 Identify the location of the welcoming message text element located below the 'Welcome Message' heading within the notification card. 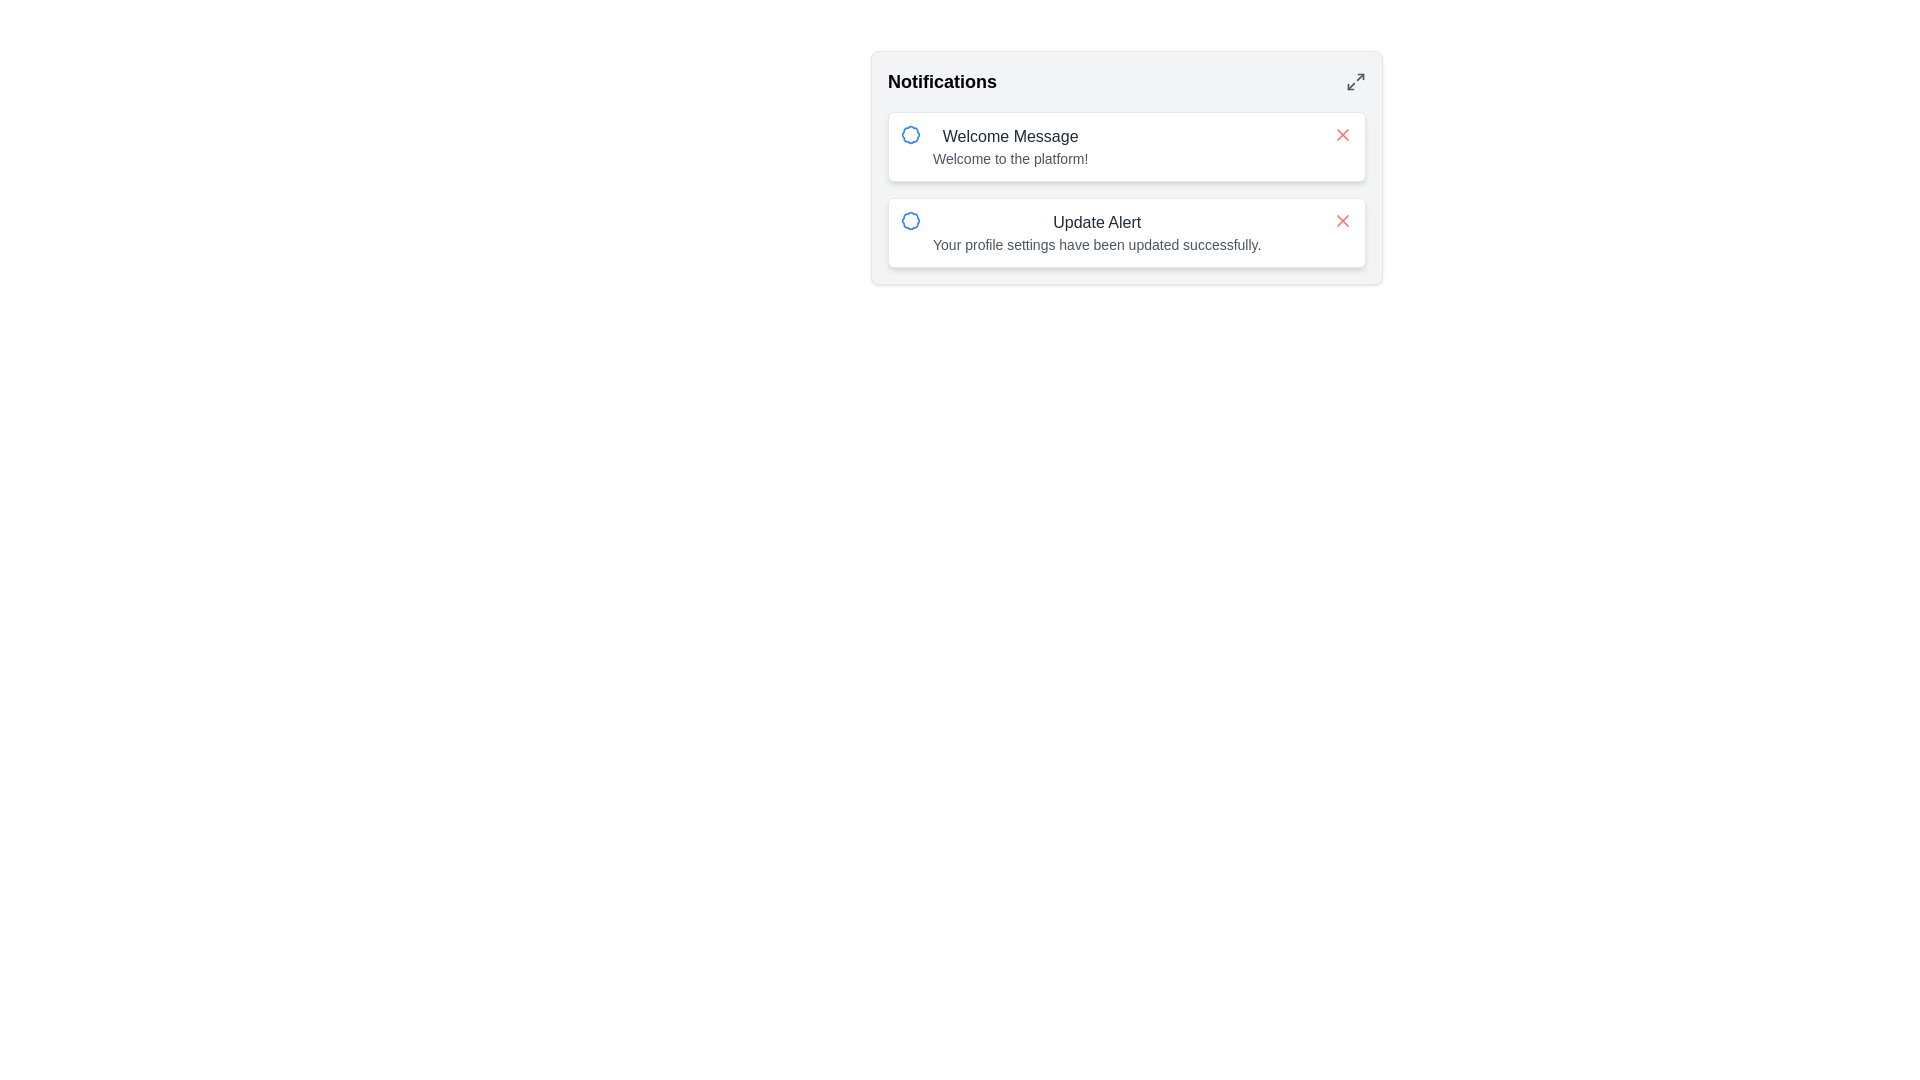
(1010, 157).